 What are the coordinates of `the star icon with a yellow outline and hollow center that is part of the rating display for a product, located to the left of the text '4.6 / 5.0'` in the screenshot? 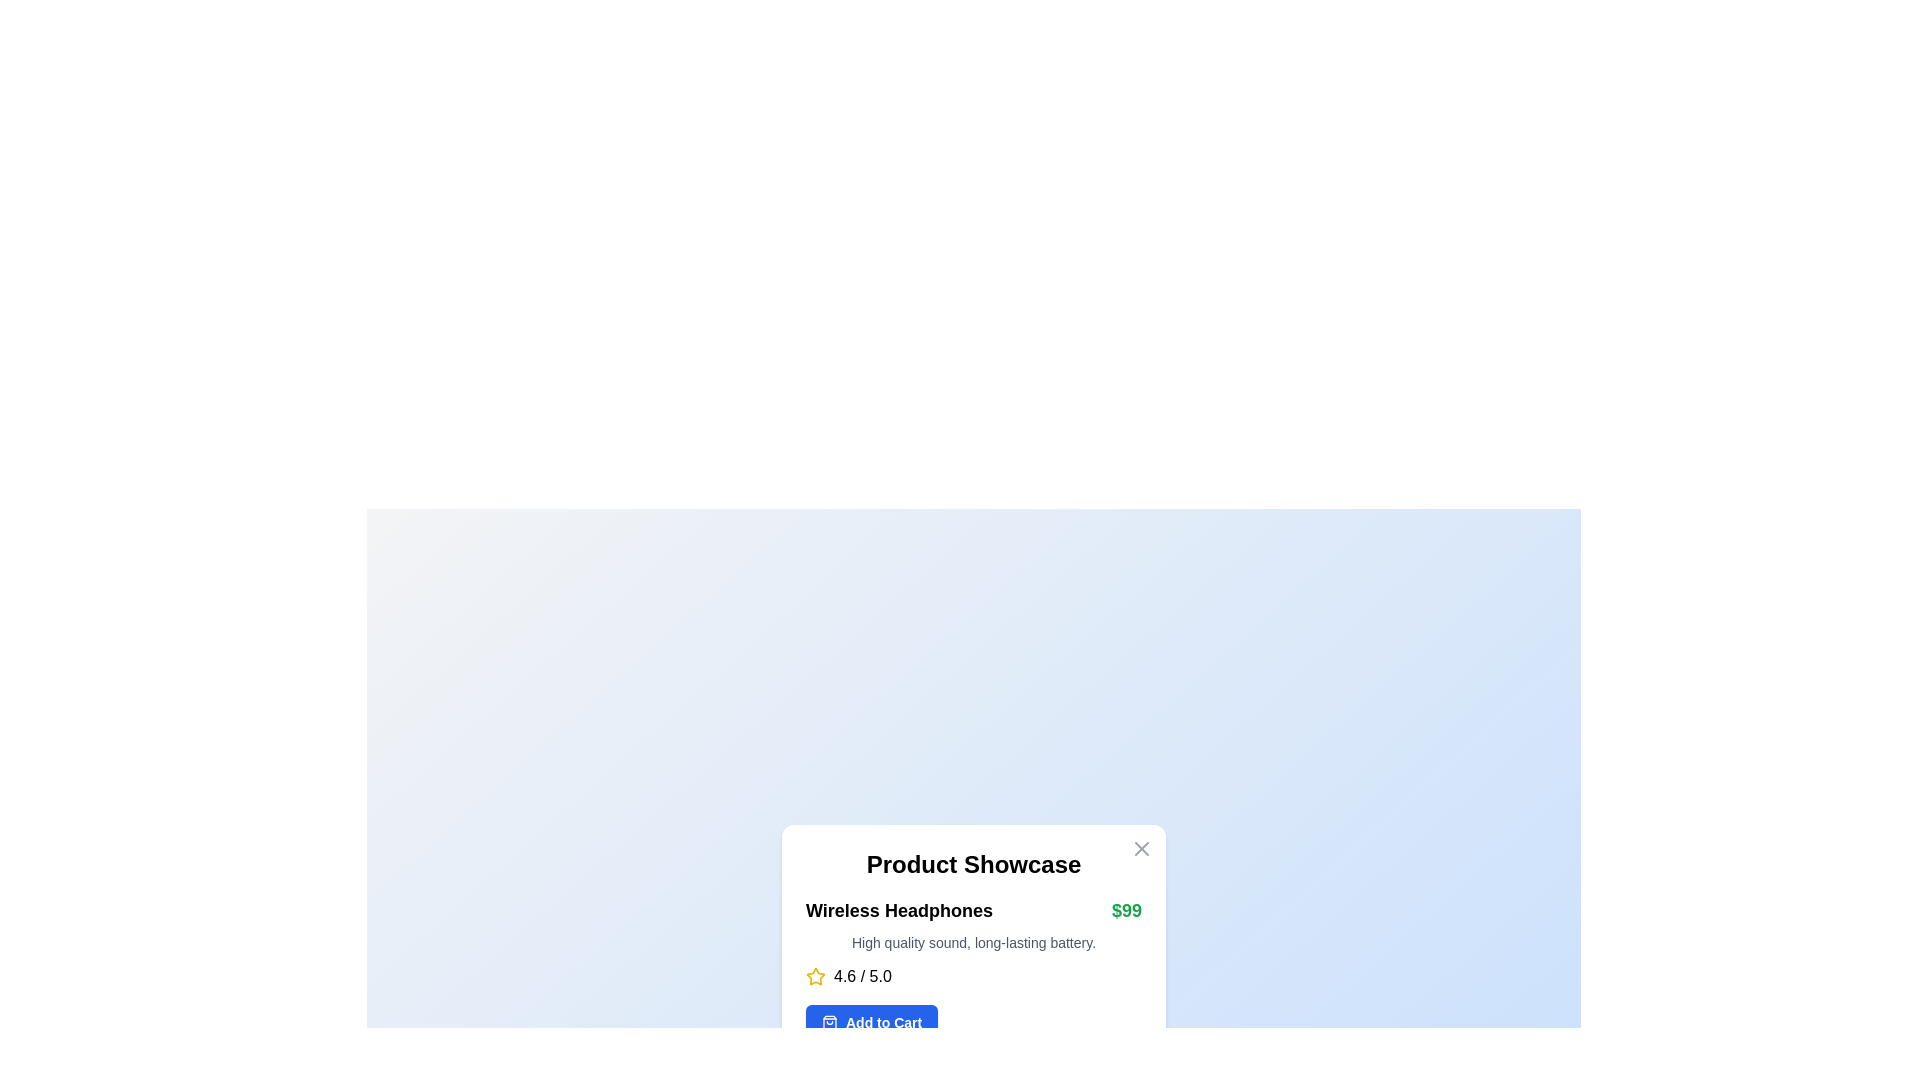 It's located at (816, 974).